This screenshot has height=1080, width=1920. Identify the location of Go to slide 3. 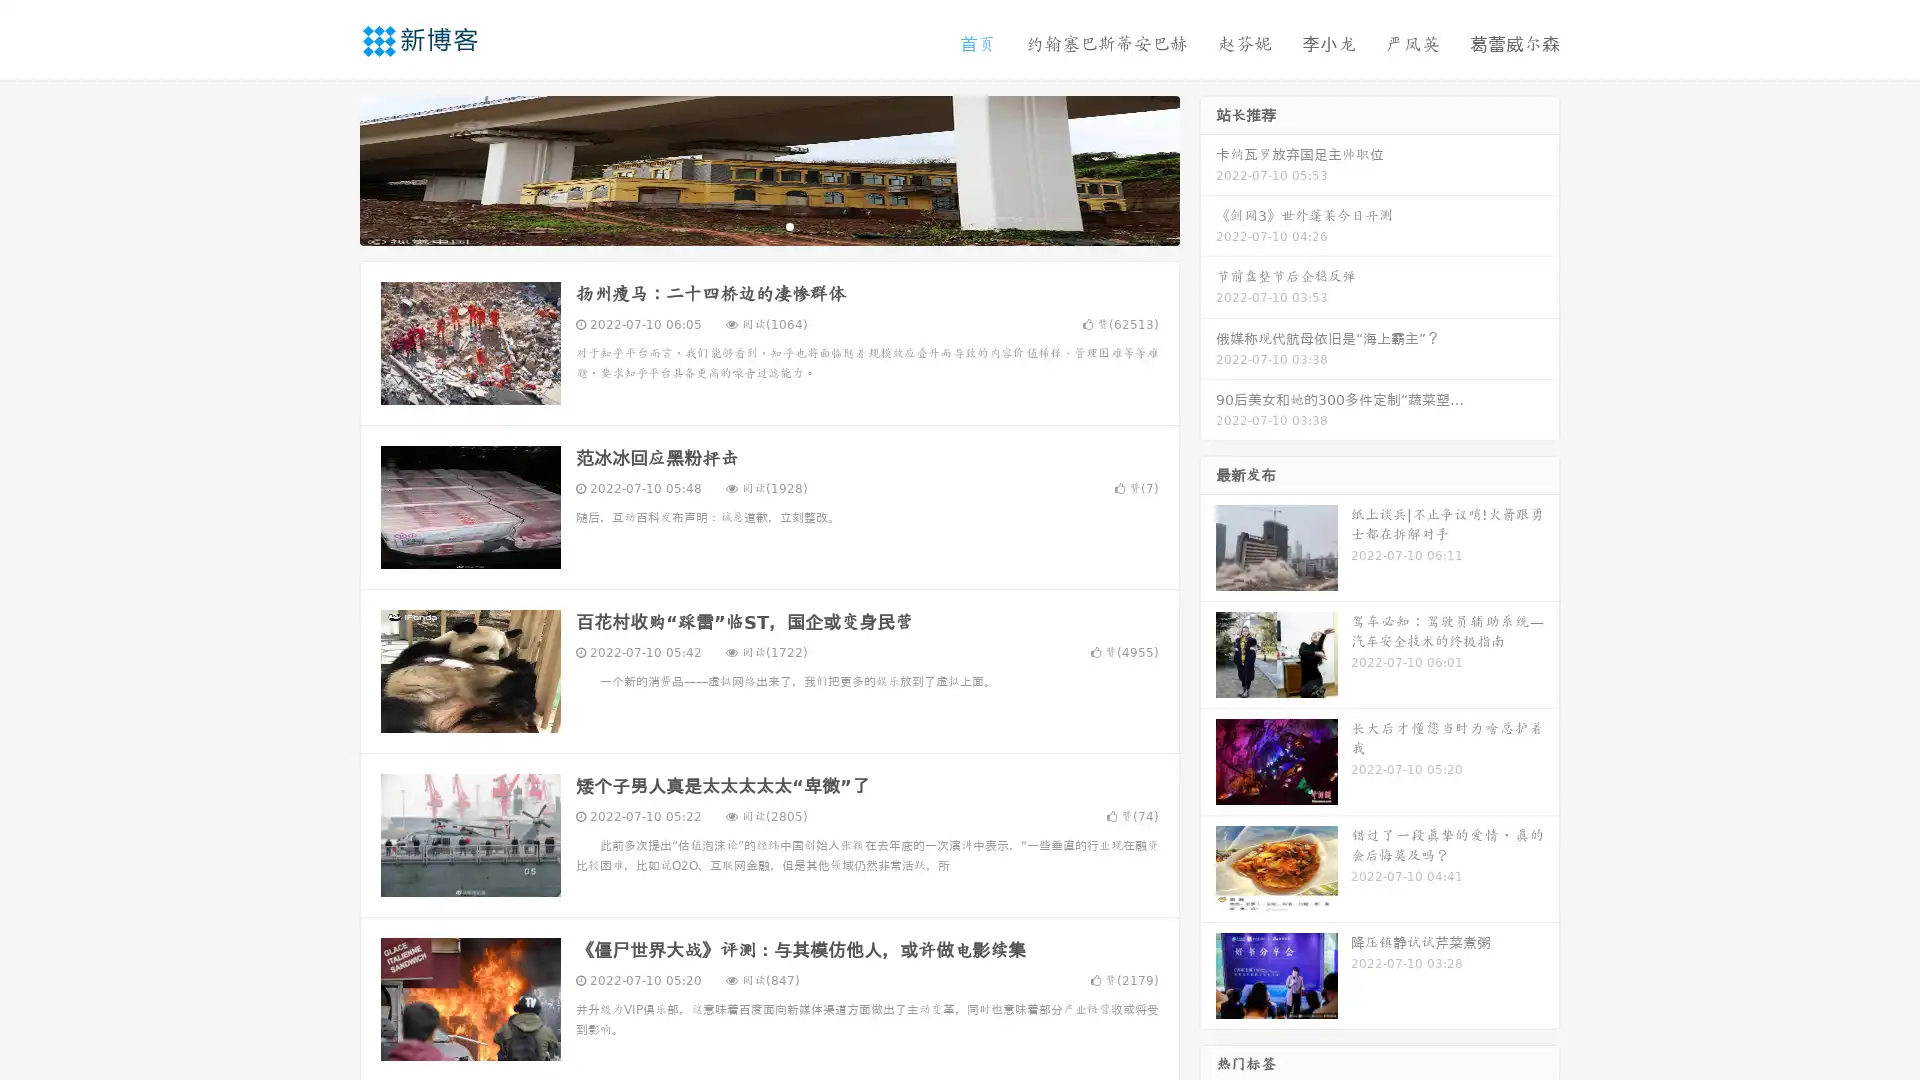
(789, 225).